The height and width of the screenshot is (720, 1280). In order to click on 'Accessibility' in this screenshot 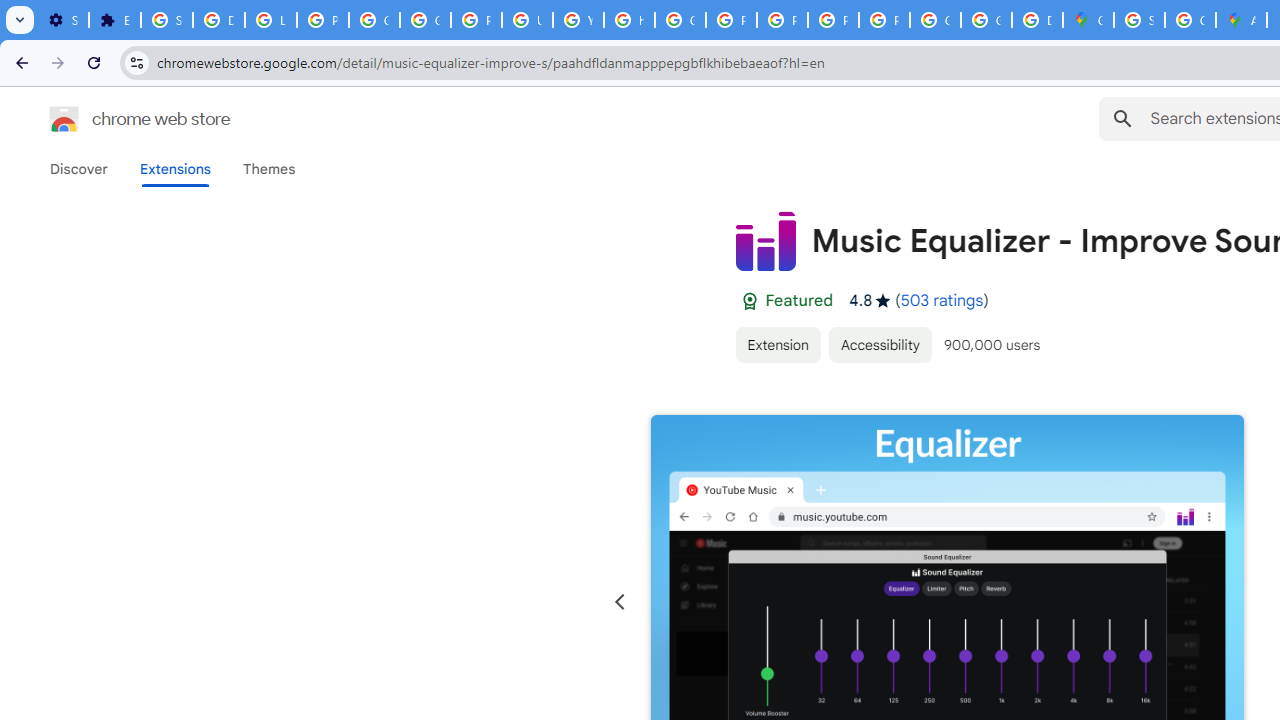, I will do `click(880, 343)`.